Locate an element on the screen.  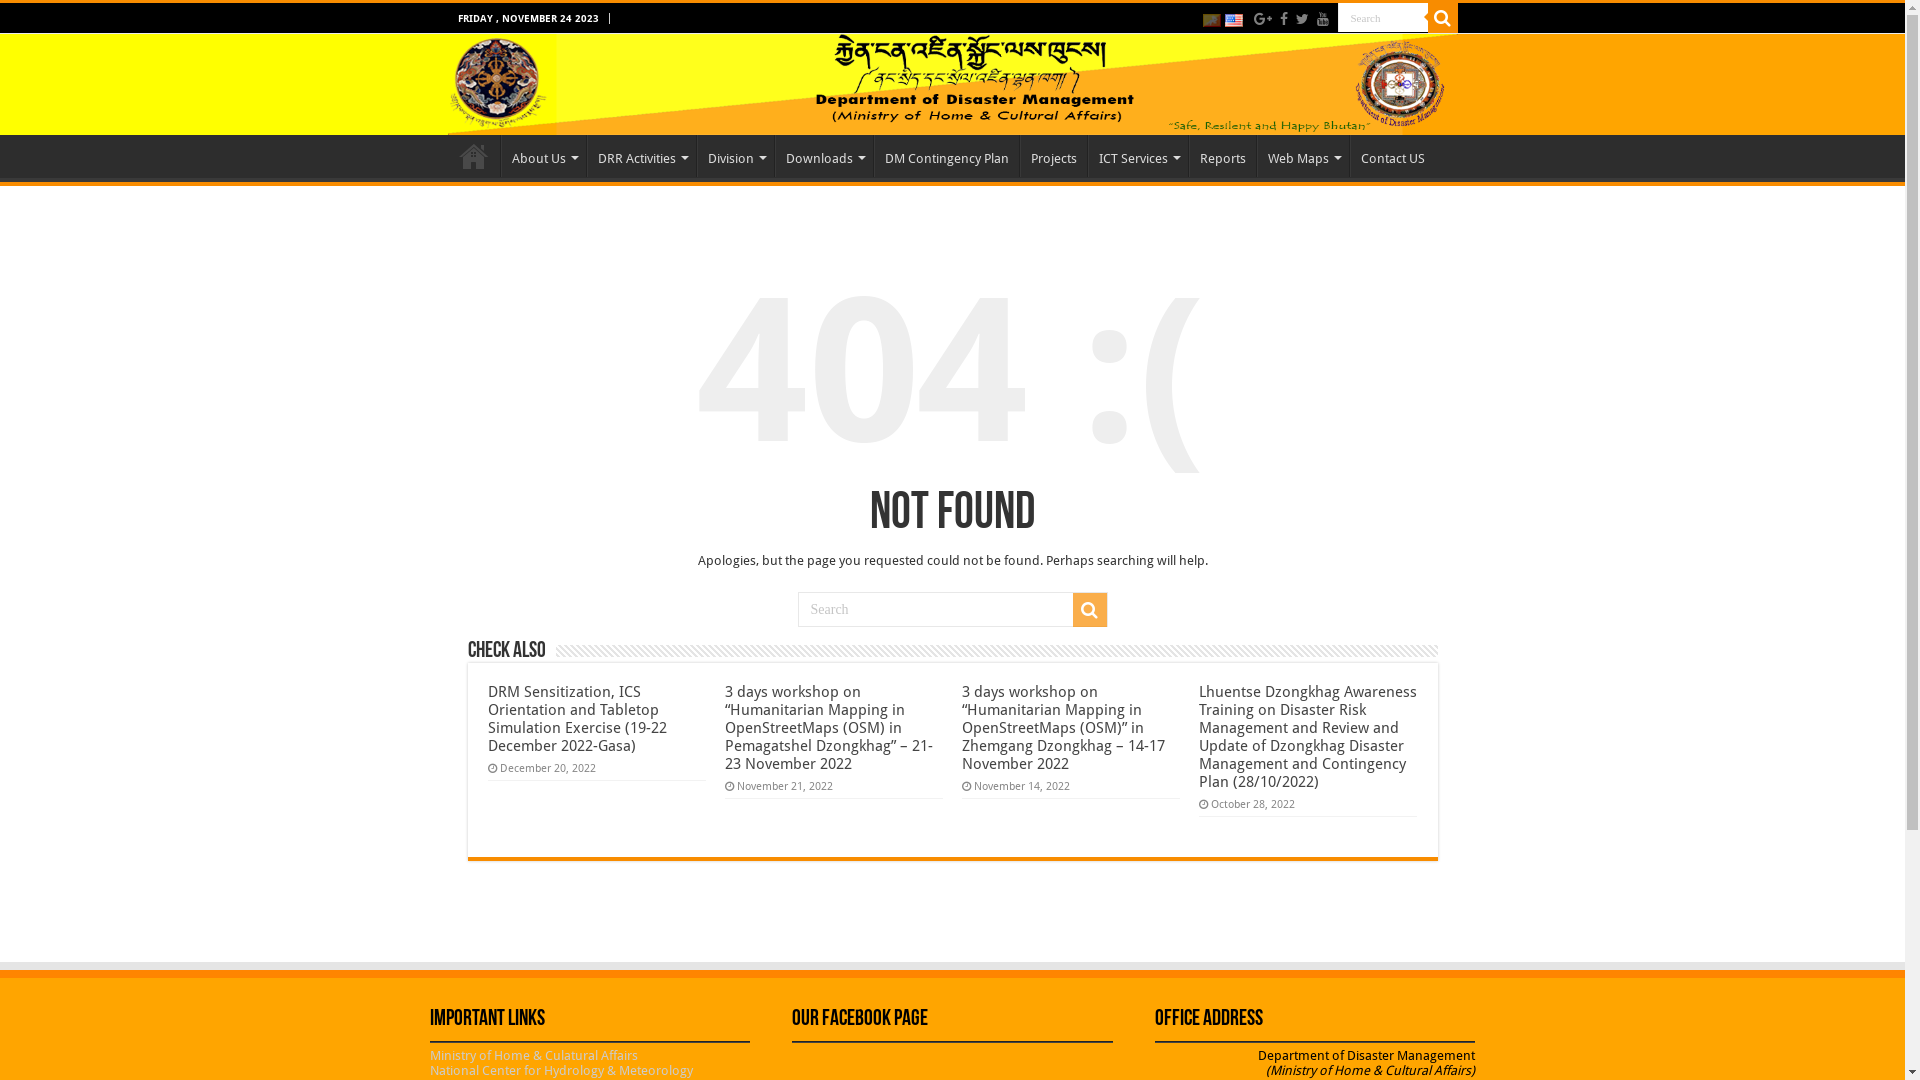
'About Us' is located at coordinates (542, 154).